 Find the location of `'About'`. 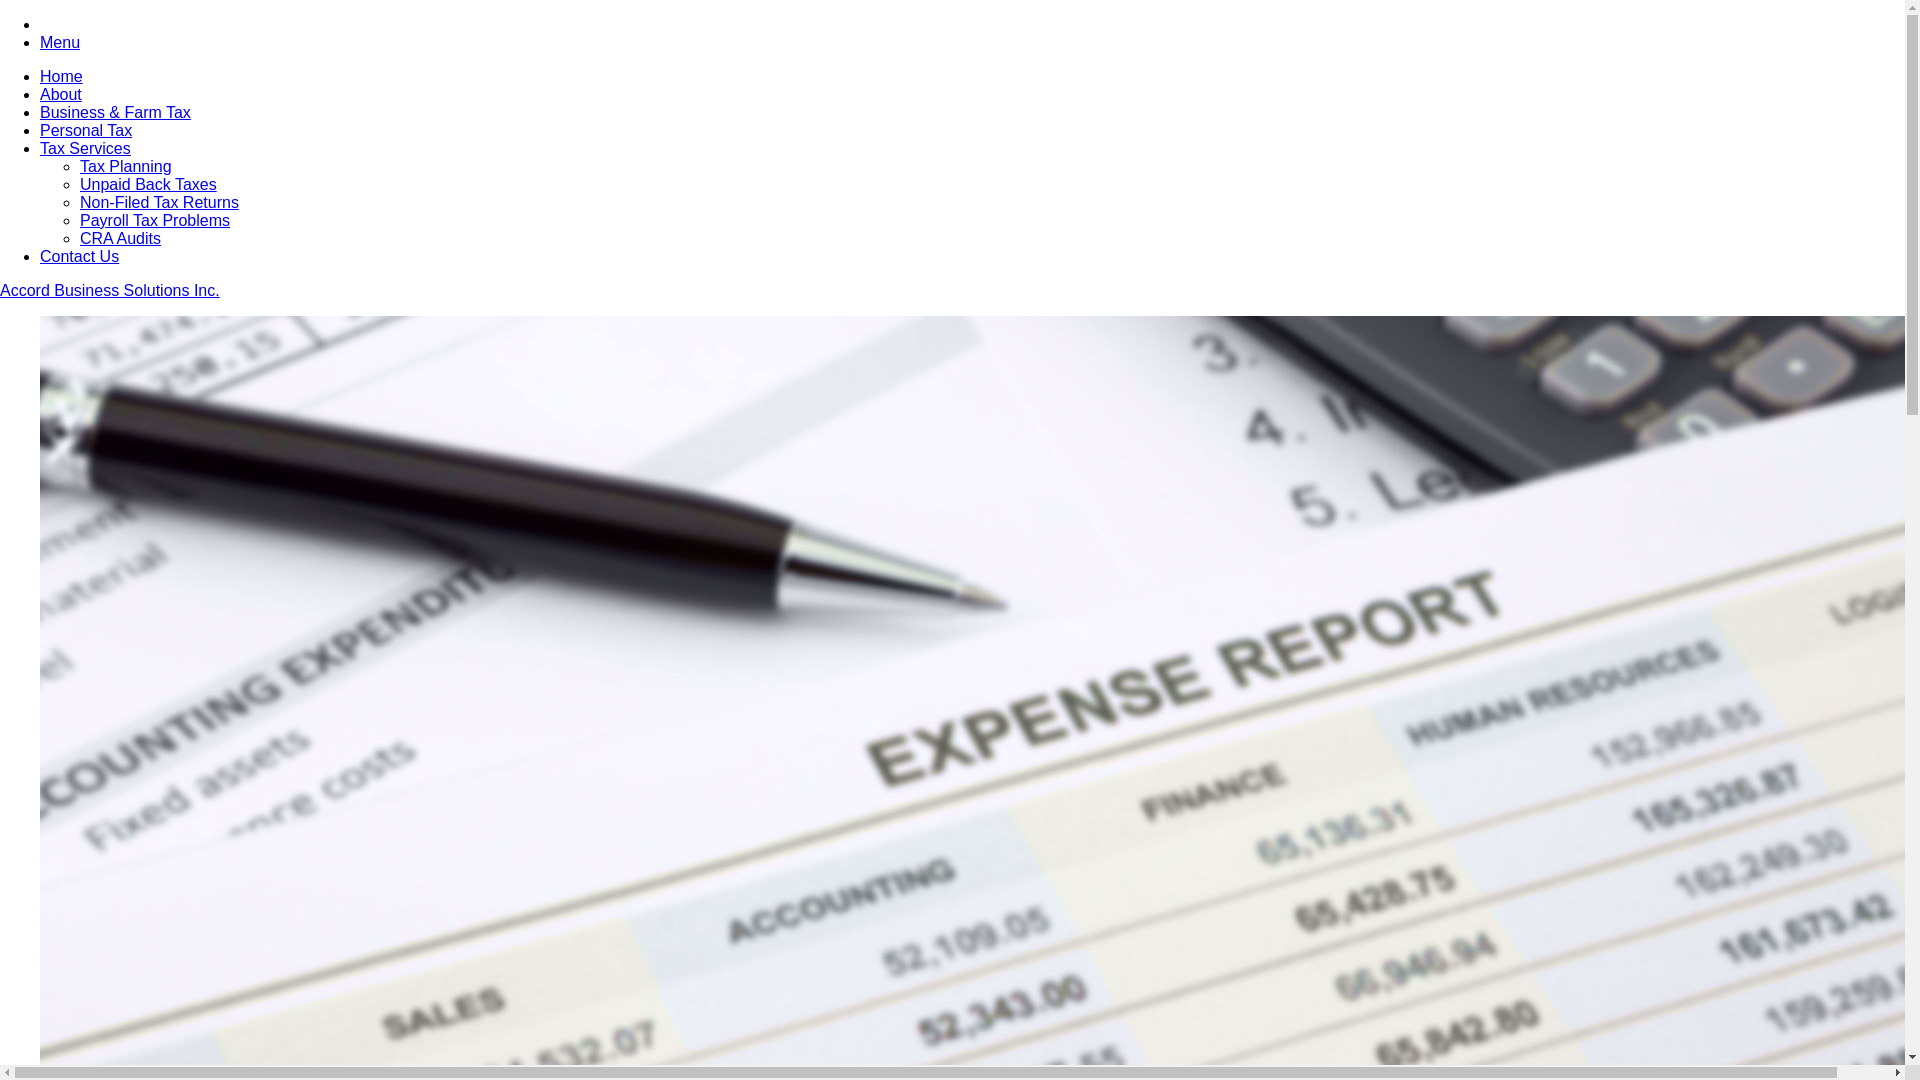

'About' is located at coordinates (61, 94).